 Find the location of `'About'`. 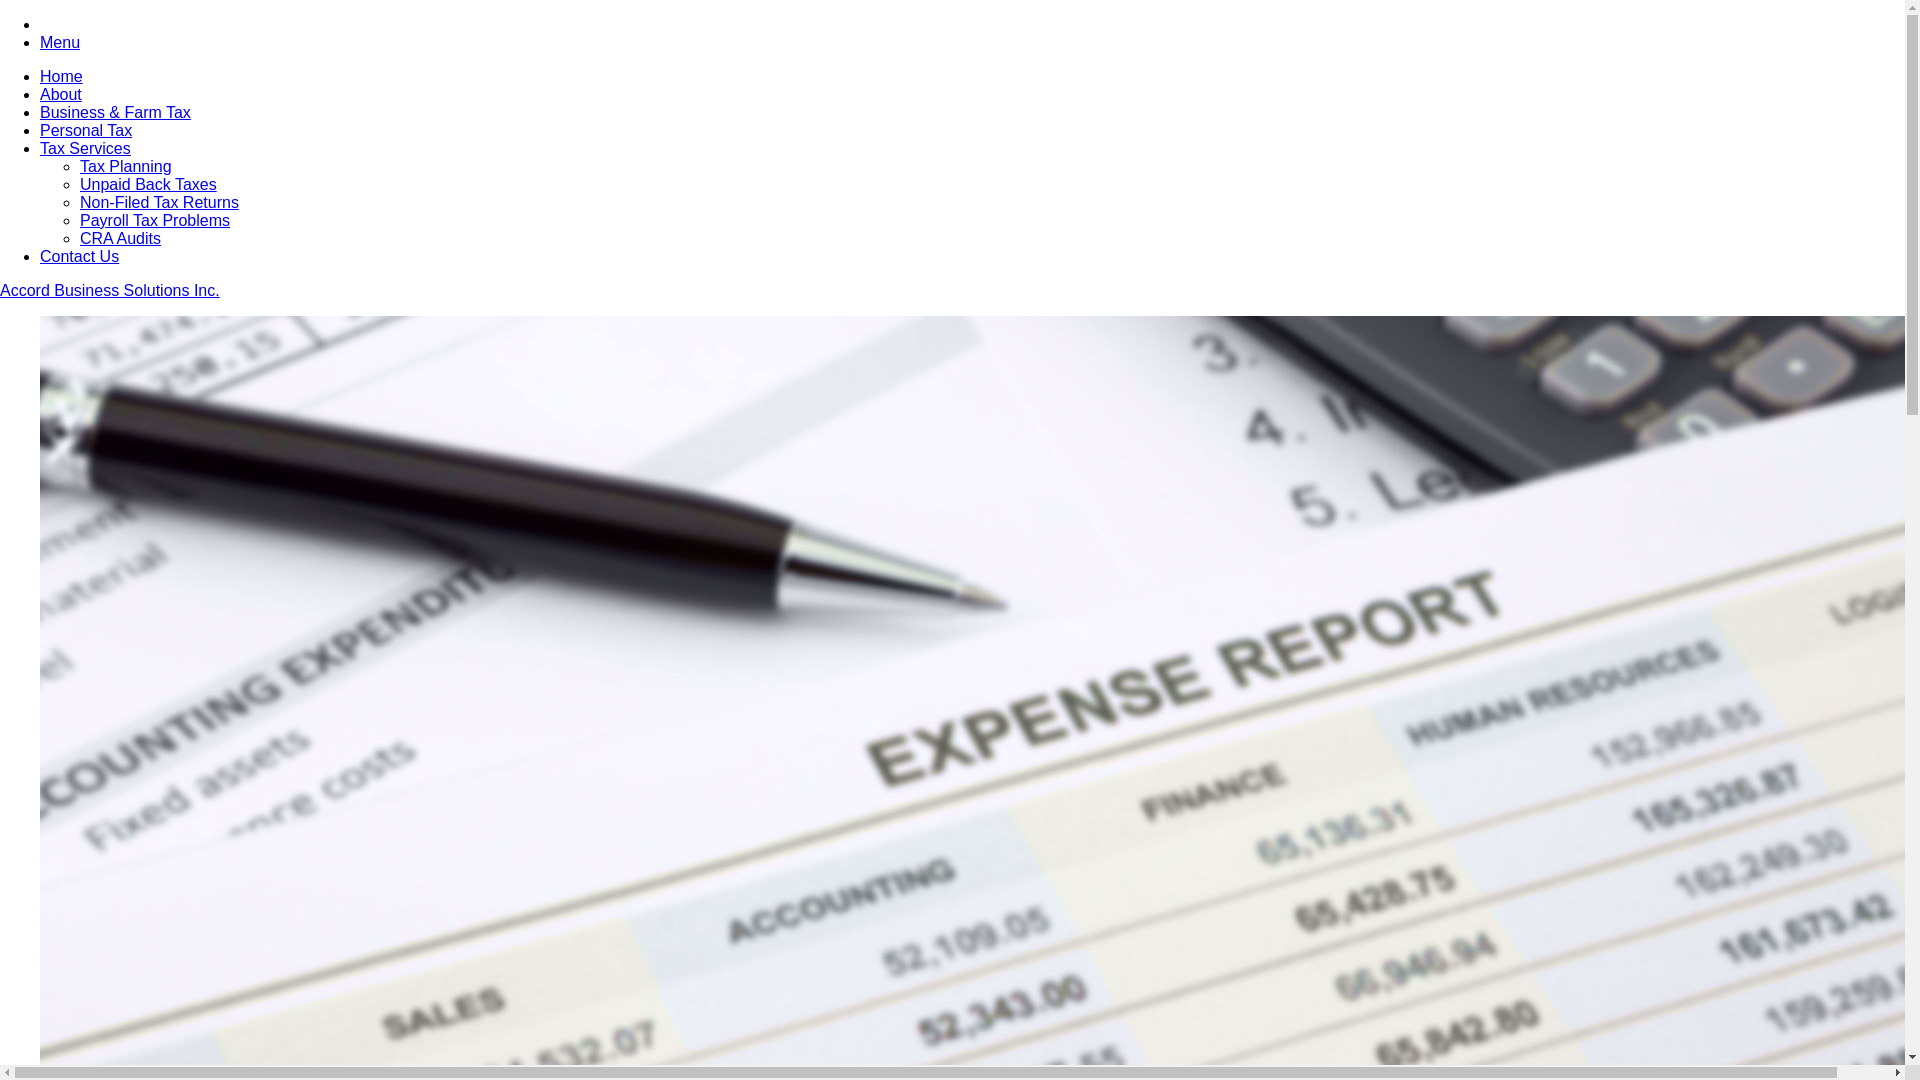

'About' is located at coordinates (61, 94).